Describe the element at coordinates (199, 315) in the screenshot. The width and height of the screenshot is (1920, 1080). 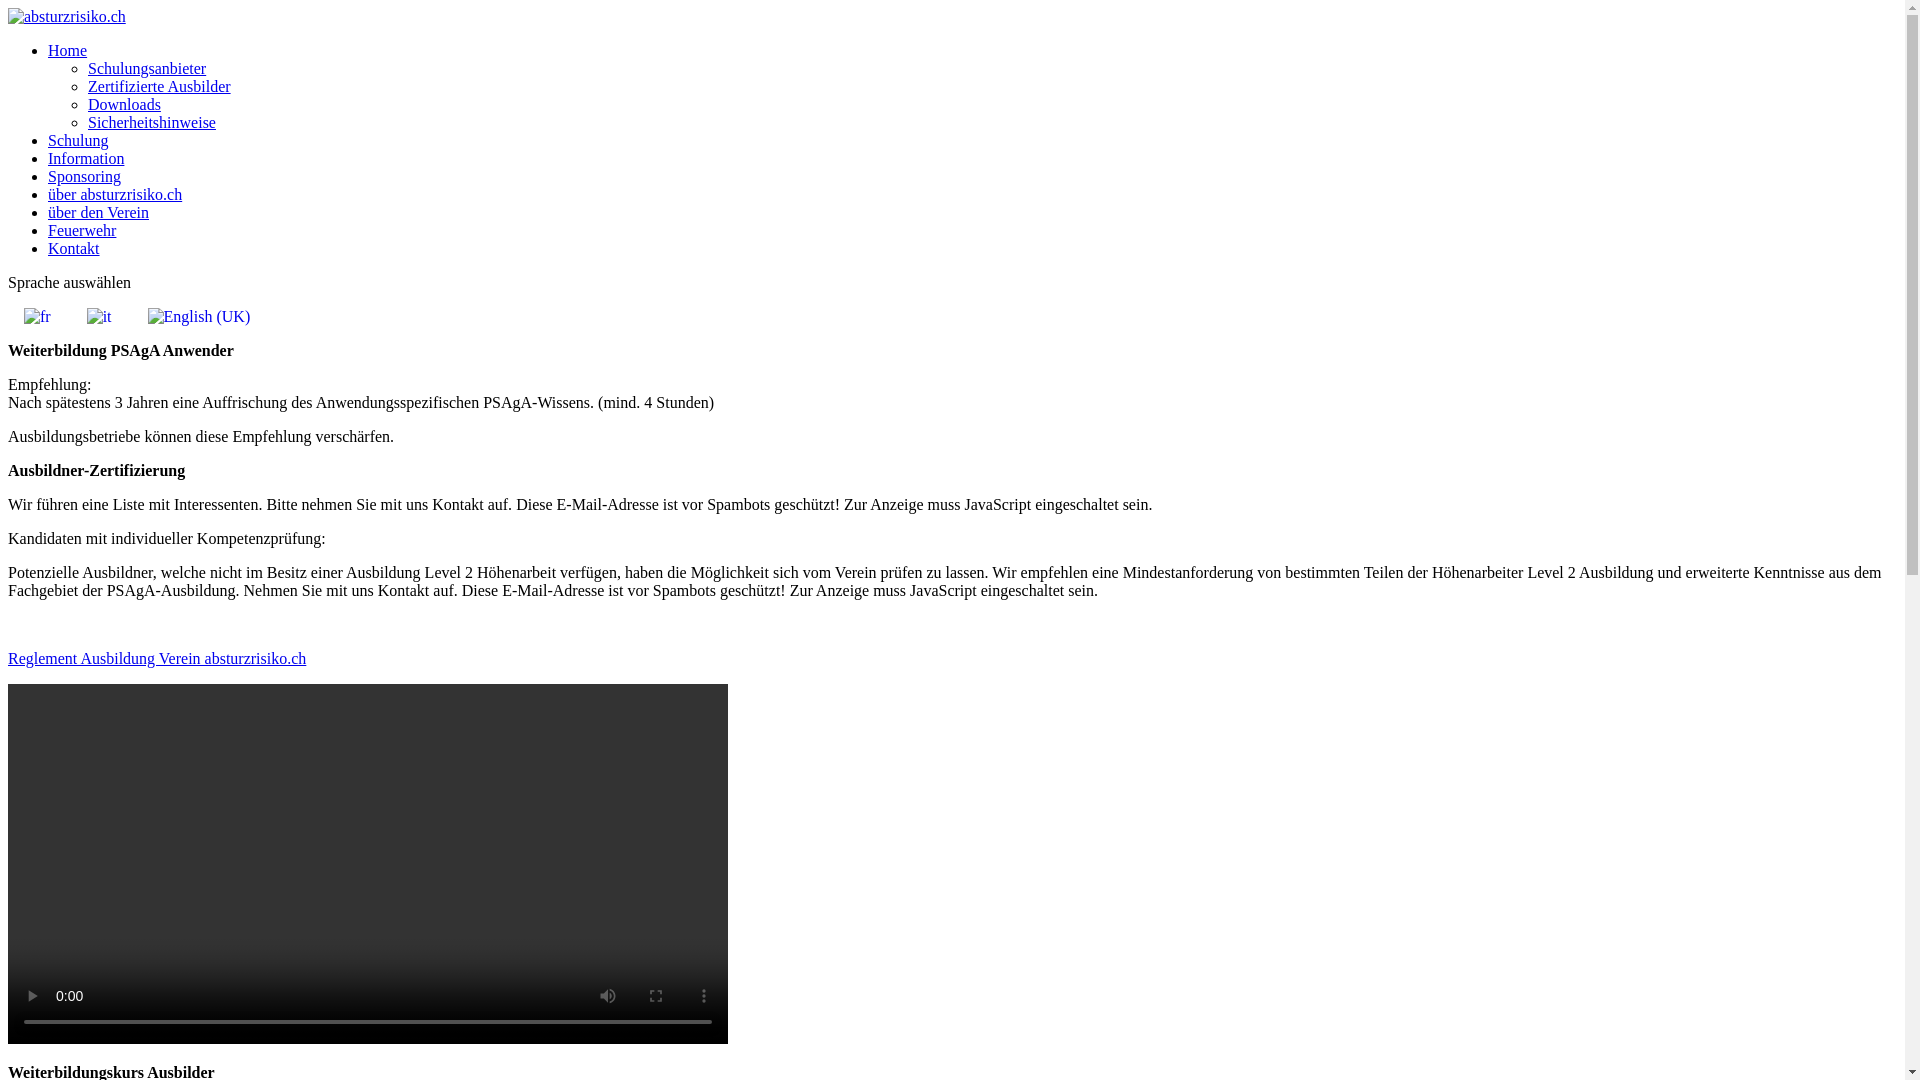
I see `'English (UK)'` at that location.